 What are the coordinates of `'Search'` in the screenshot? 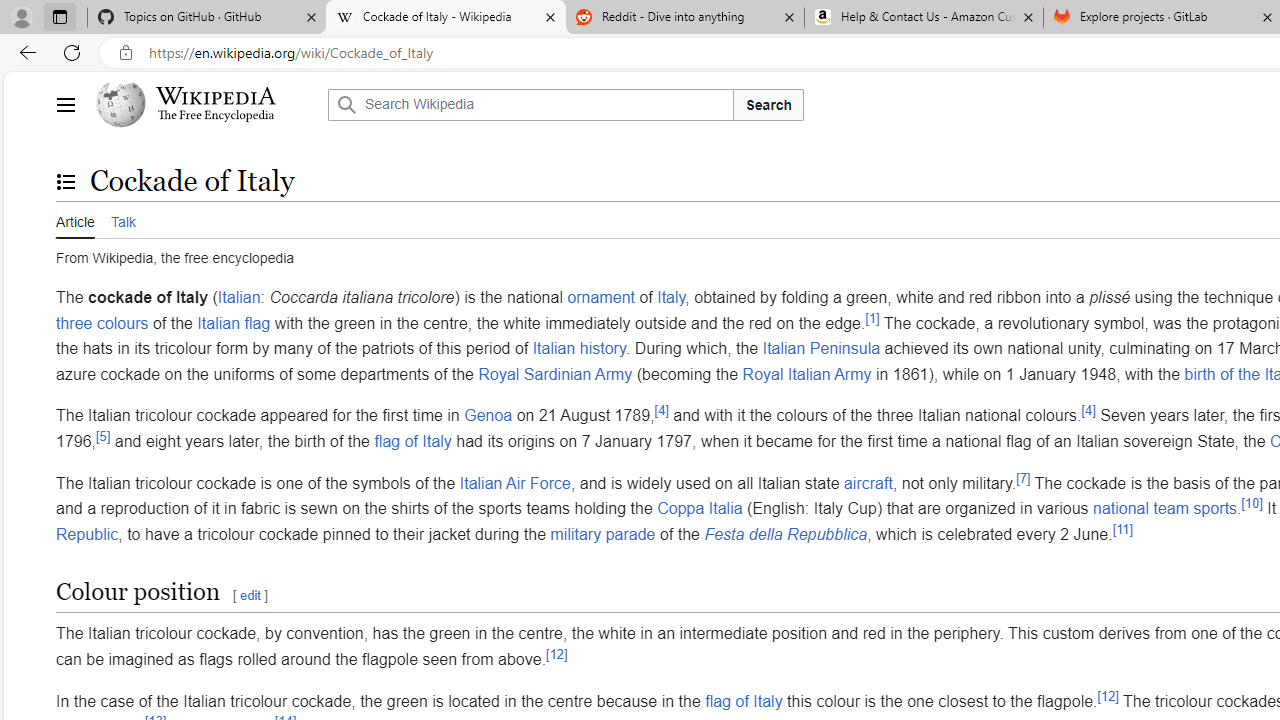 It's located at (767, 105).